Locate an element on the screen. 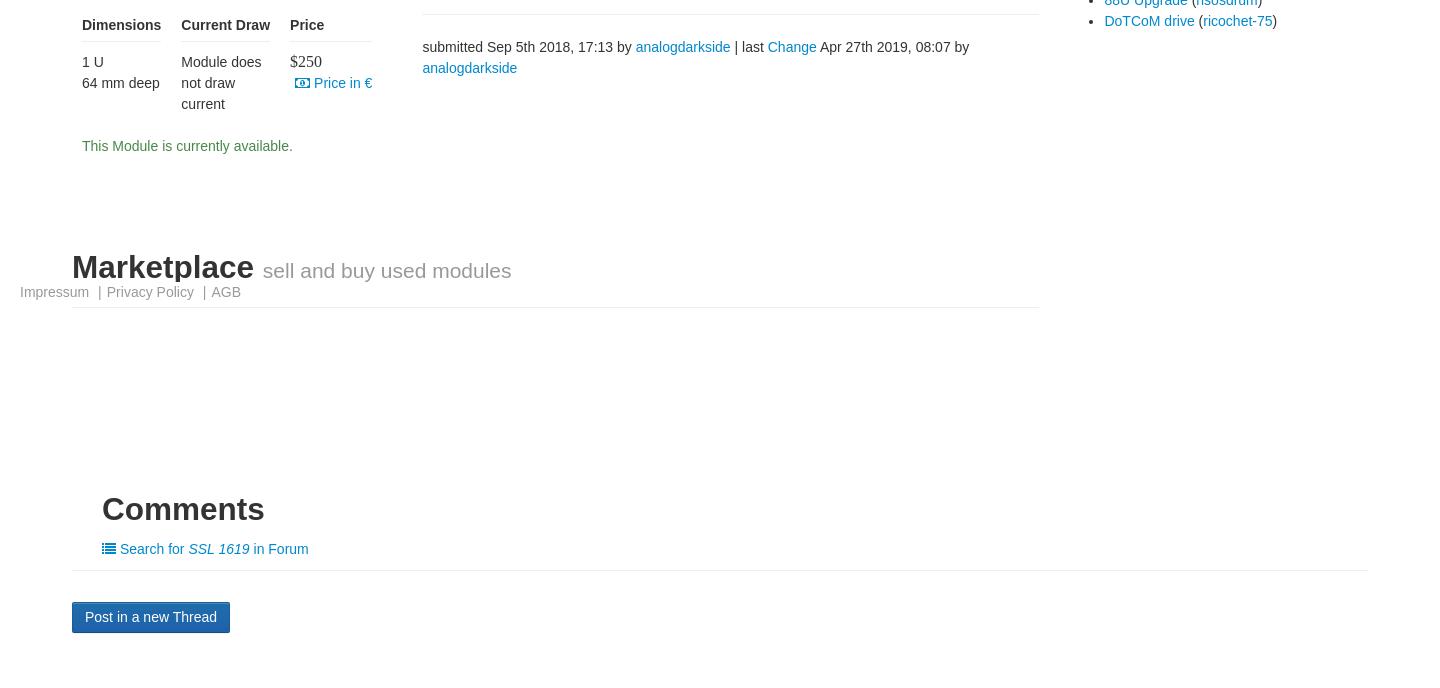 This screenshot has width=1440, height=688. 'sell and buy used modules' is located at coordinates (260, 269).